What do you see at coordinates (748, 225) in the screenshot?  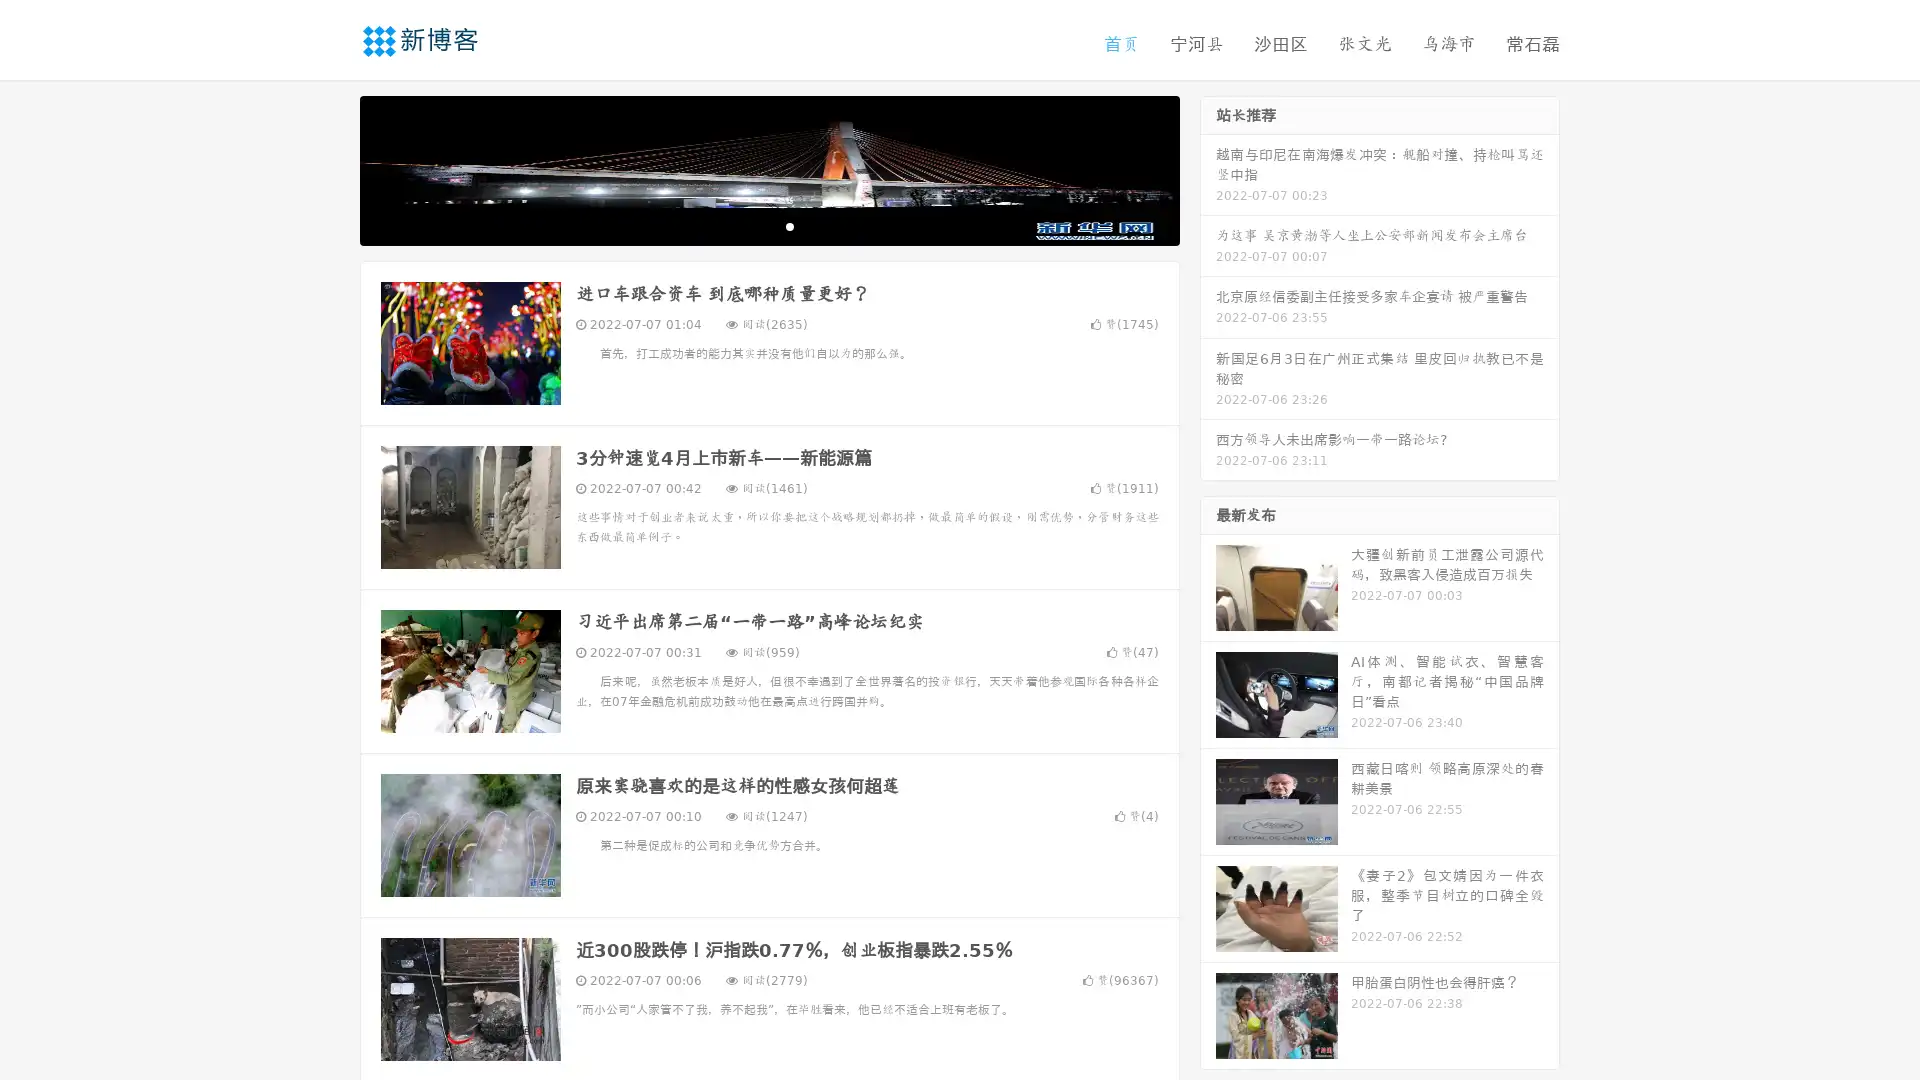 I see `Go to slide 1` at bounding box center [748, 225].